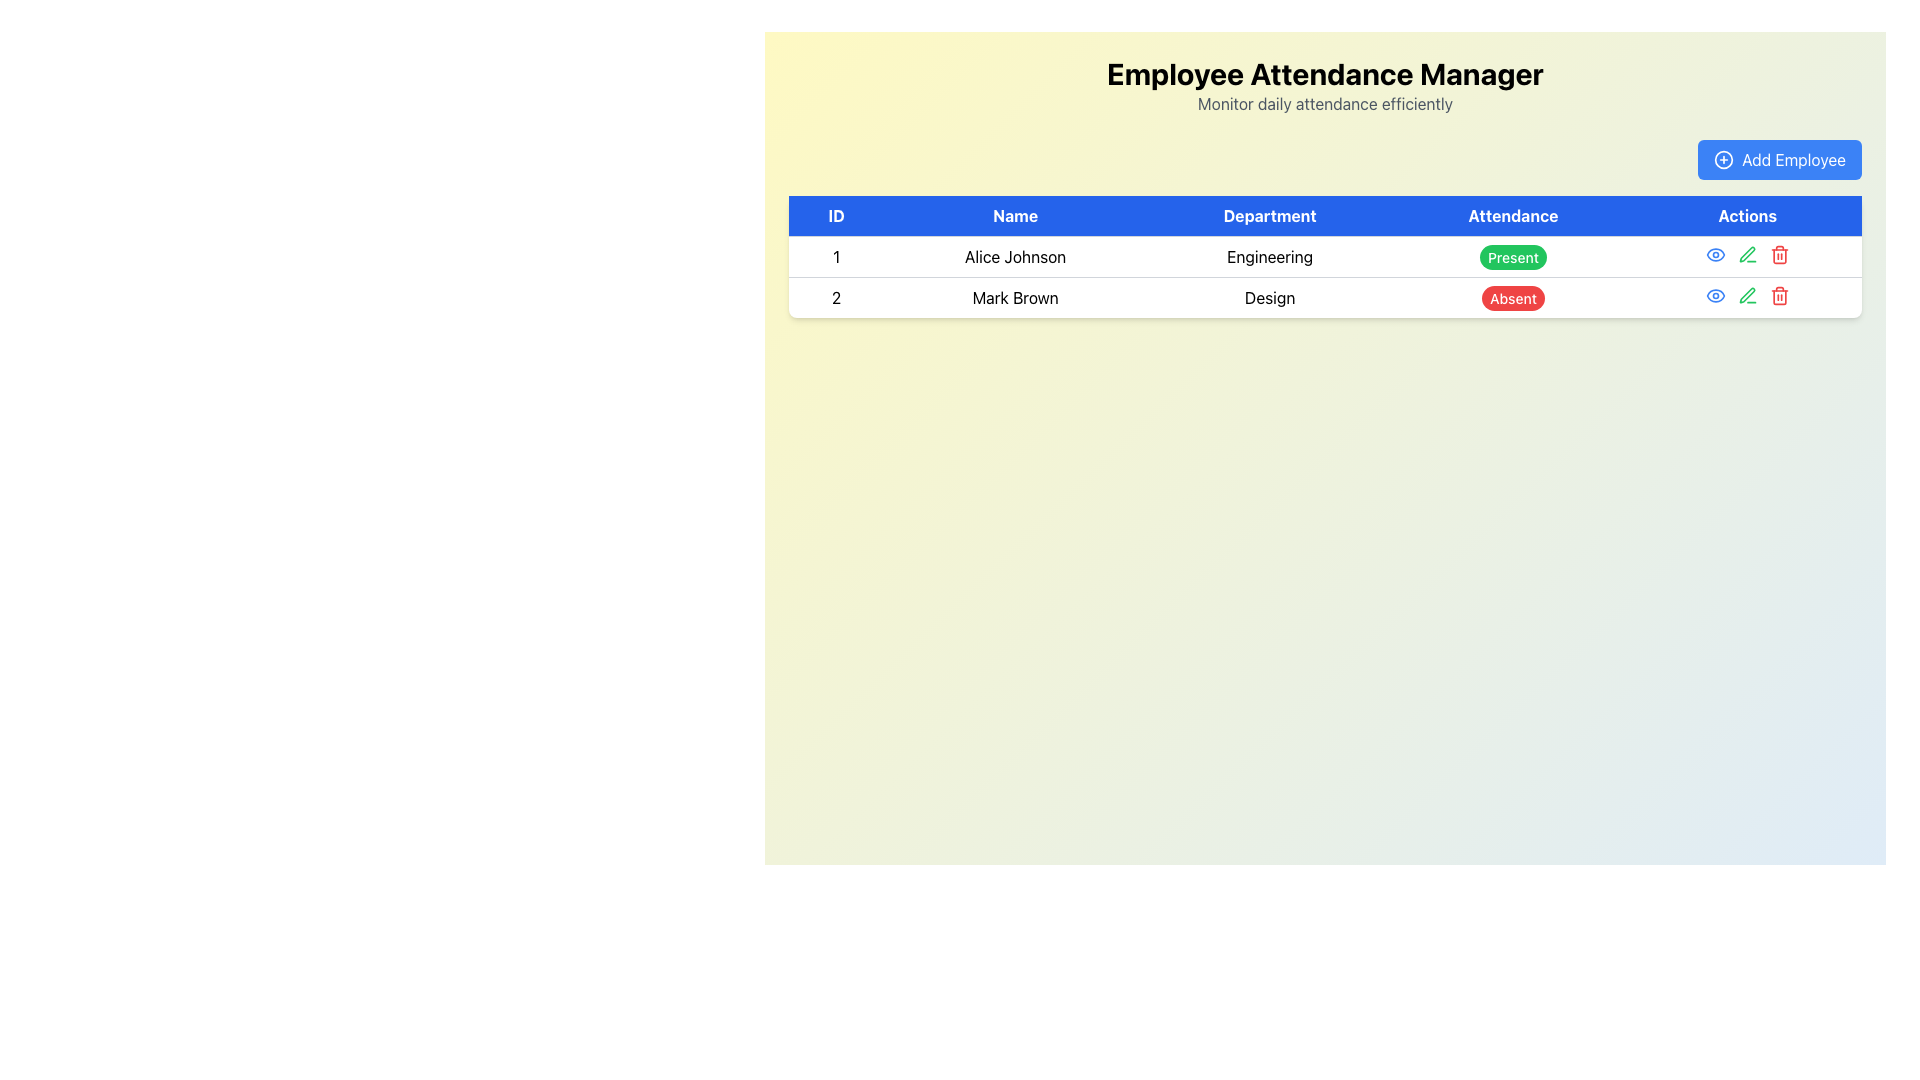  I want to click on the Trash Bin icon in the Actions column corresponding to Mark Brown in the Employee Attendance Manager application, so click(1779, 255).